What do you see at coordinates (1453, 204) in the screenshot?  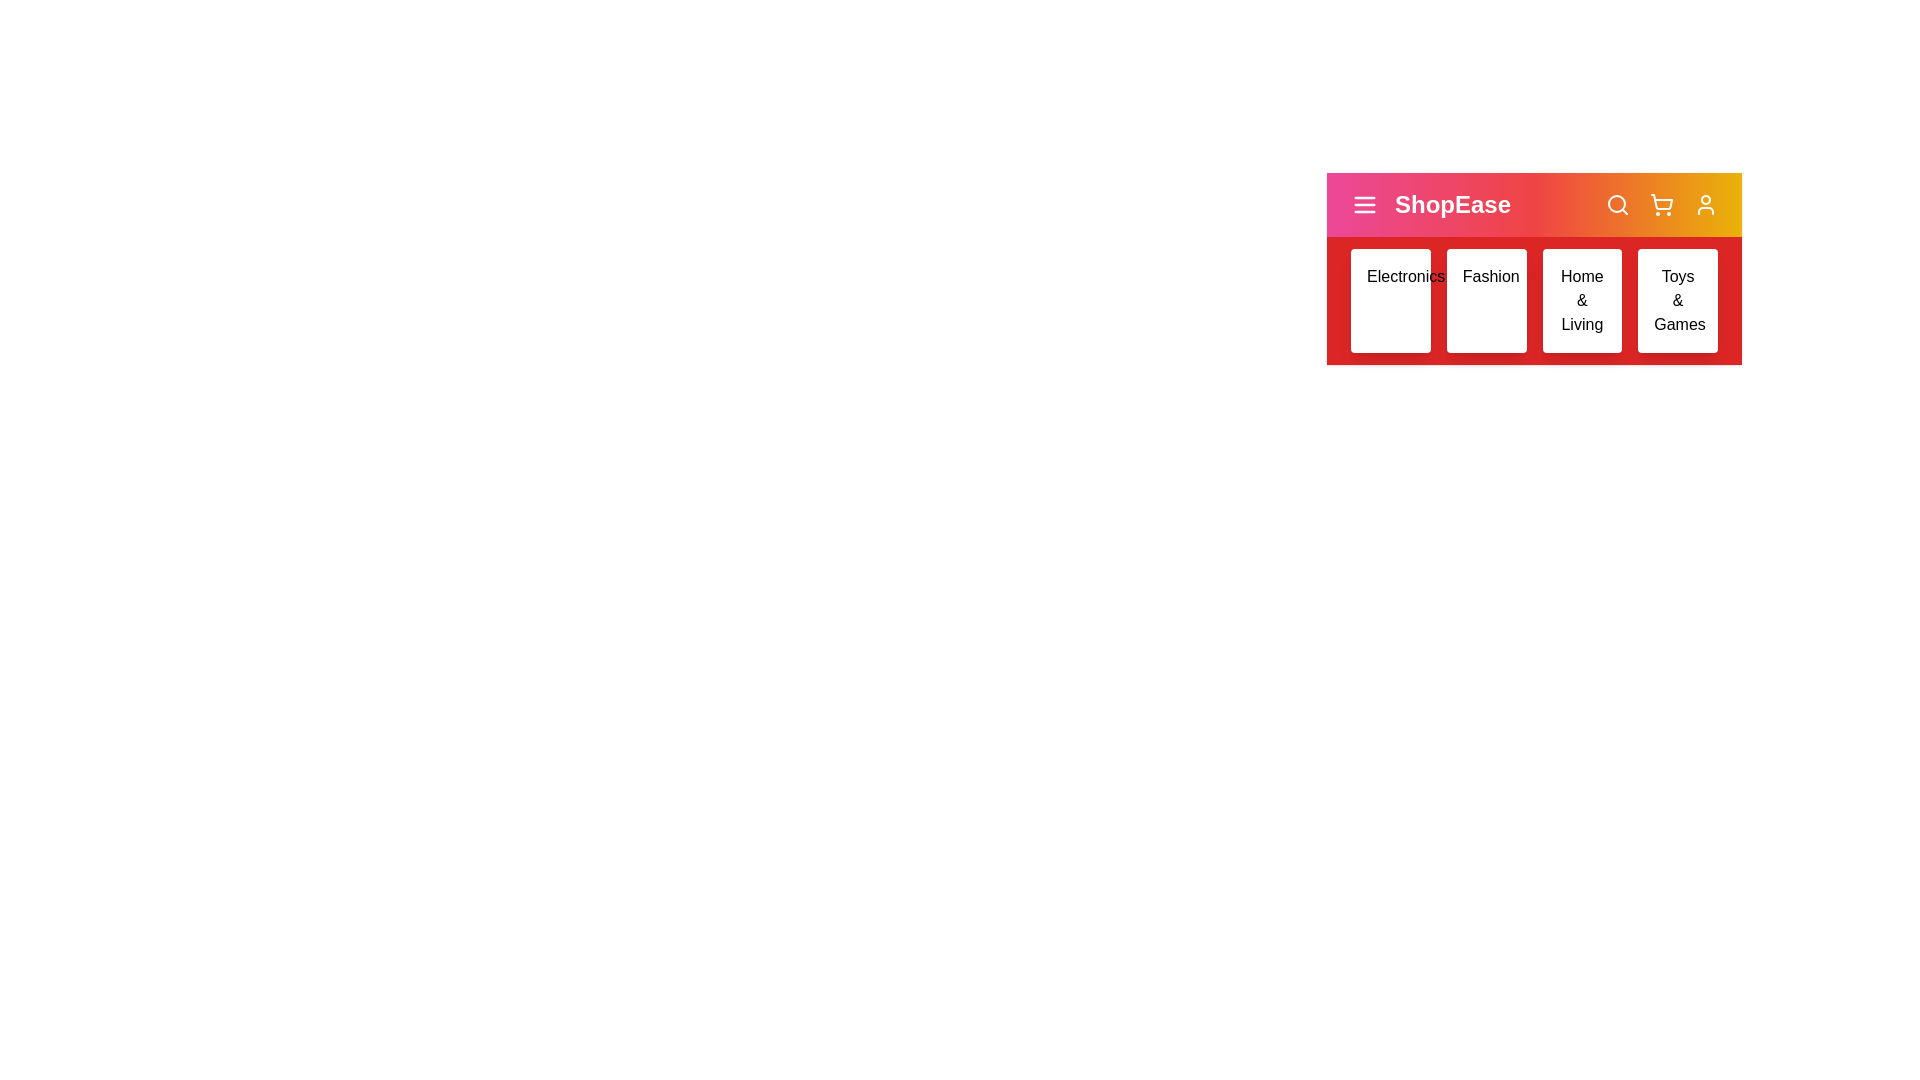 I see `the 'ShopEase' brand name to navigate` at bounding box center [1453, 204].